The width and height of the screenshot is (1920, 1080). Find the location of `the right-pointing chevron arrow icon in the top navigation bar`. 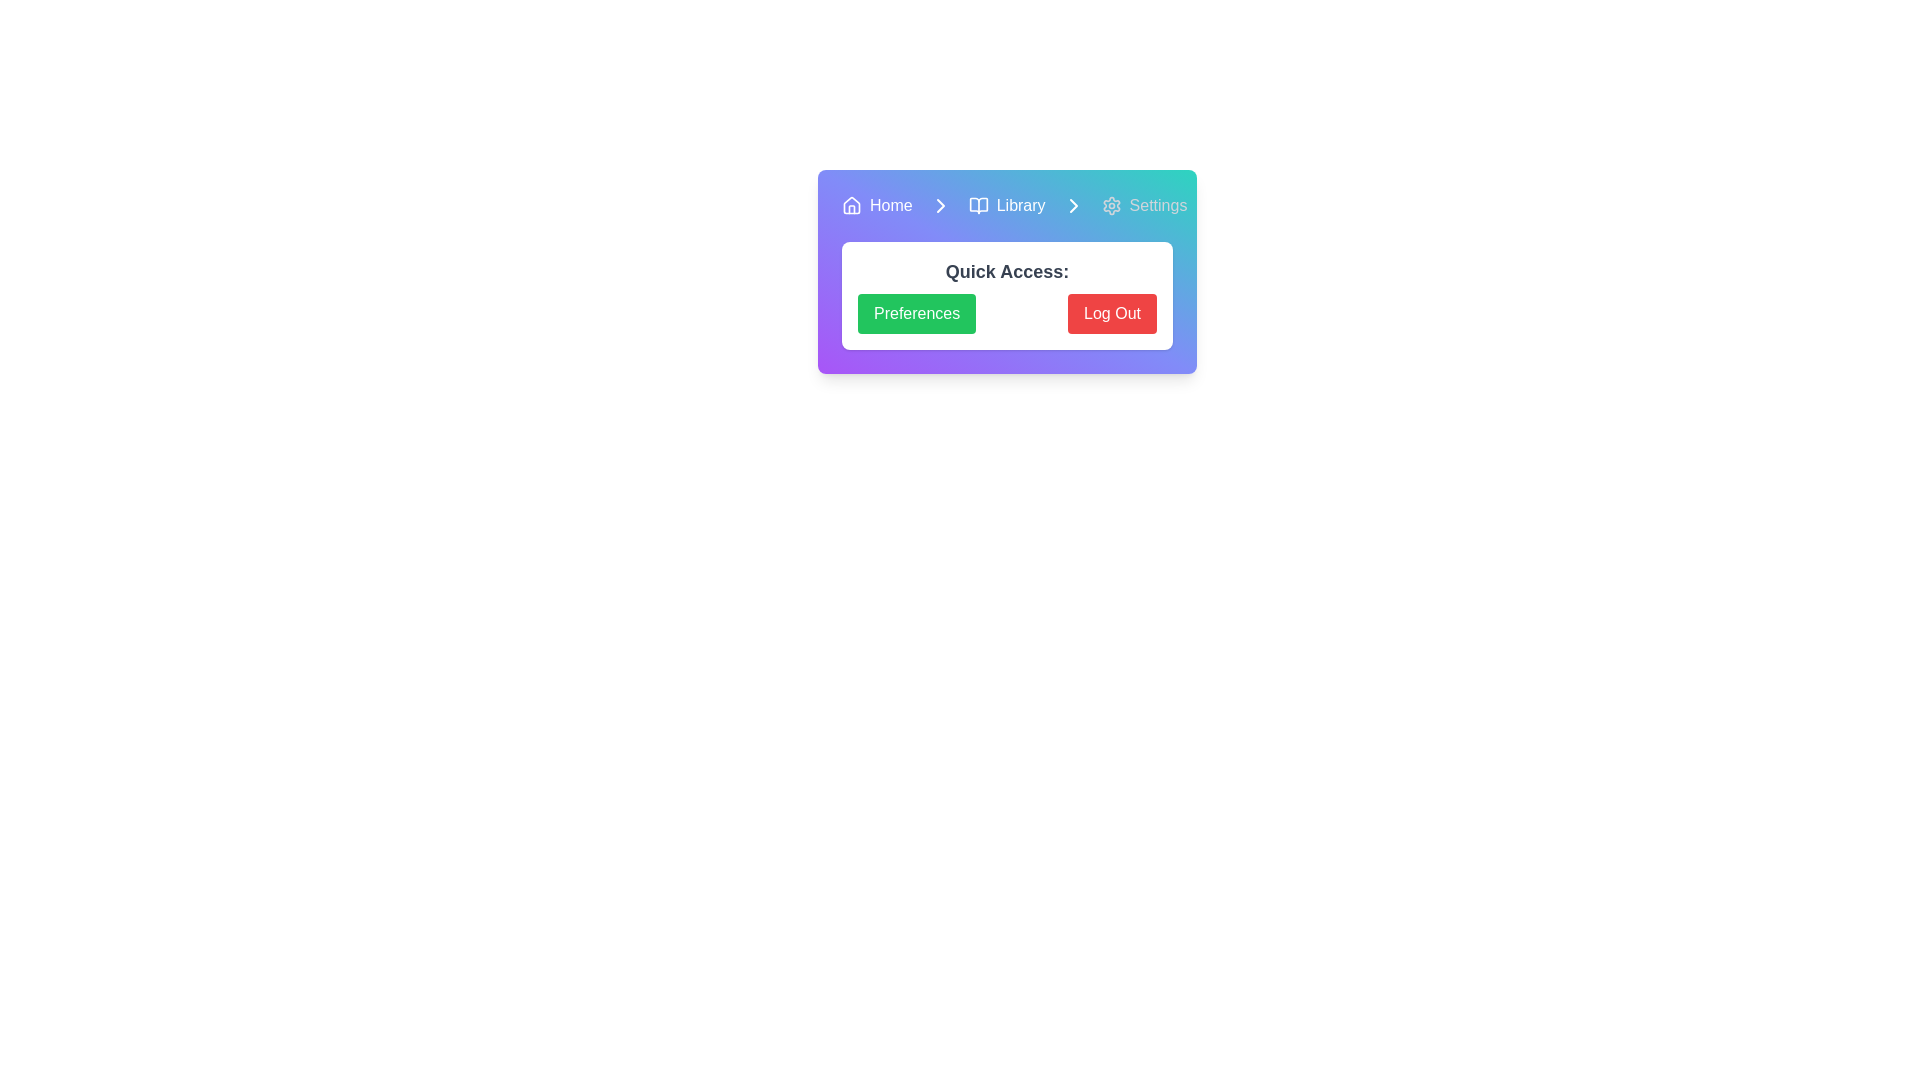

the right-pointing chevron arrow icon in the top navigation bar is located at coordinates (939, 205).